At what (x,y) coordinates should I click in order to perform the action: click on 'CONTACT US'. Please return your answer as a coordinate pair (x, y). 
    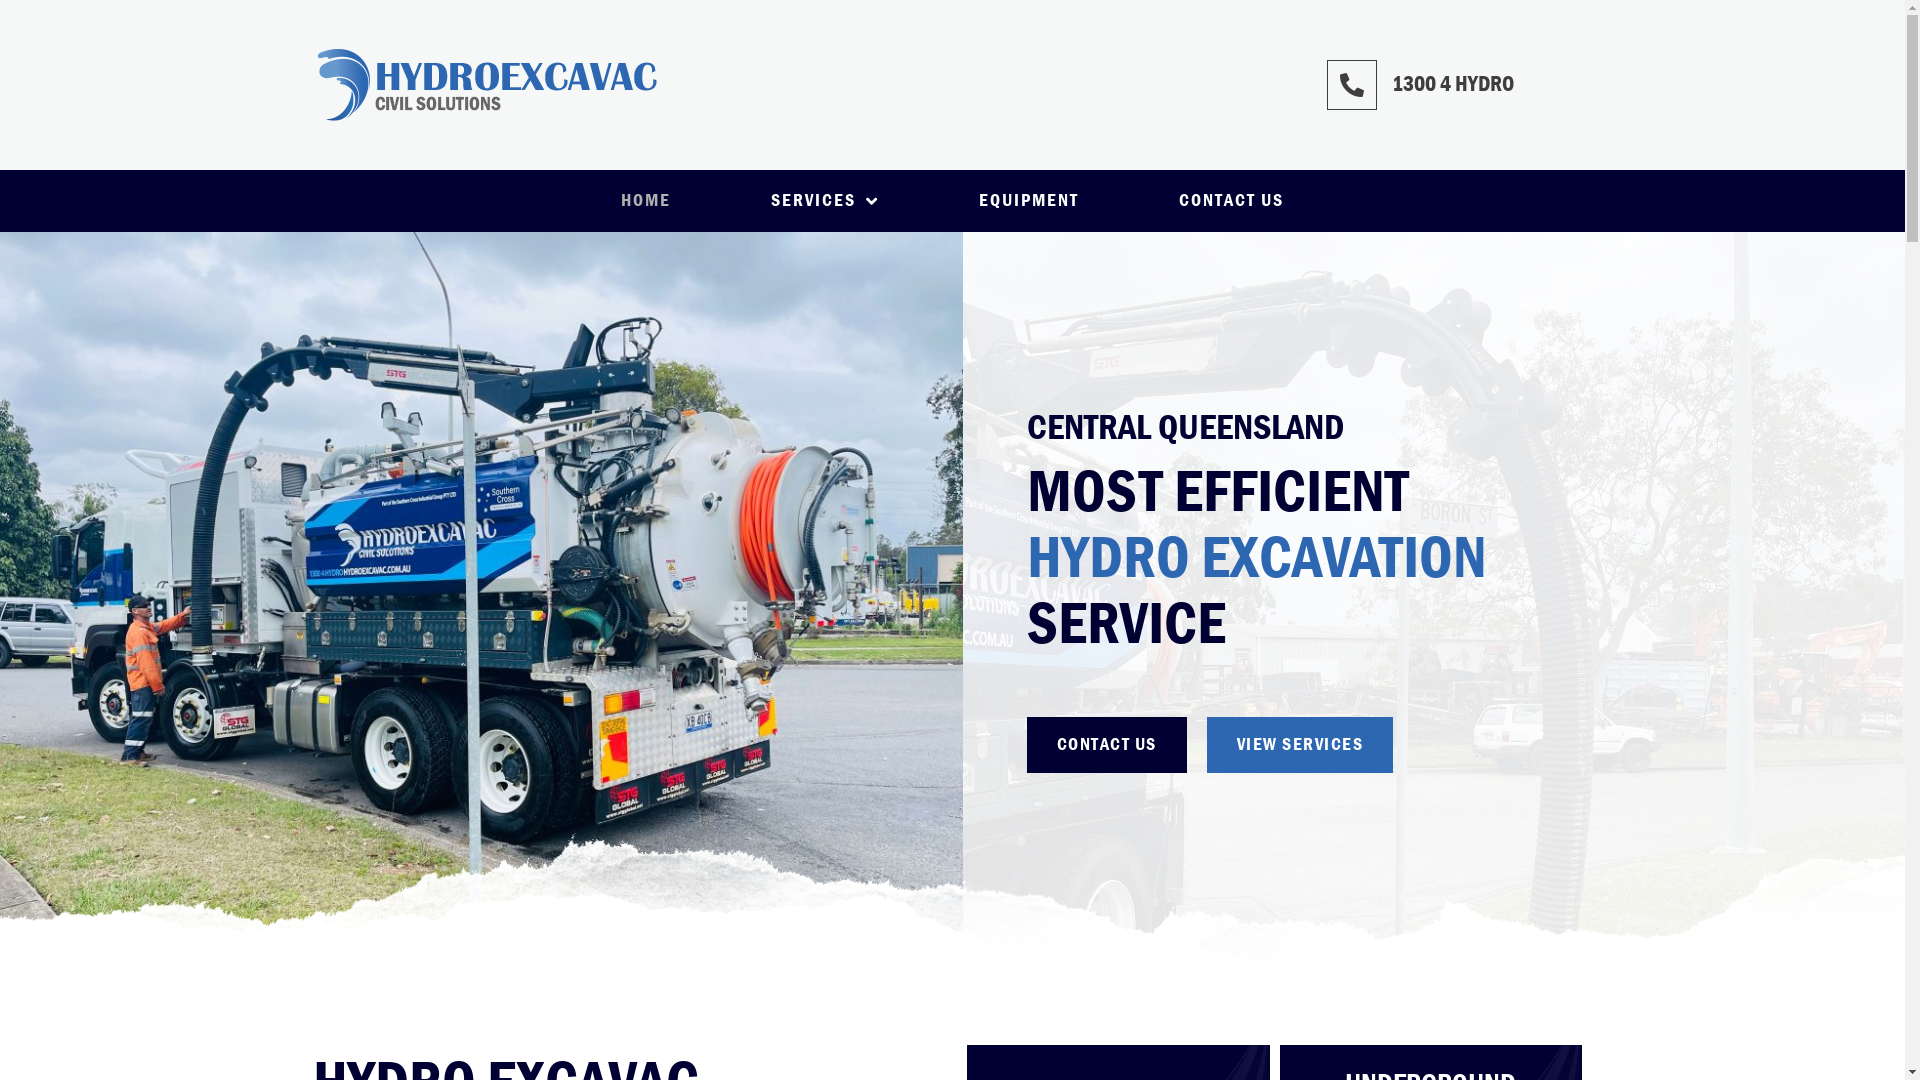
    Looking at the image, I should click on (1128, 200).